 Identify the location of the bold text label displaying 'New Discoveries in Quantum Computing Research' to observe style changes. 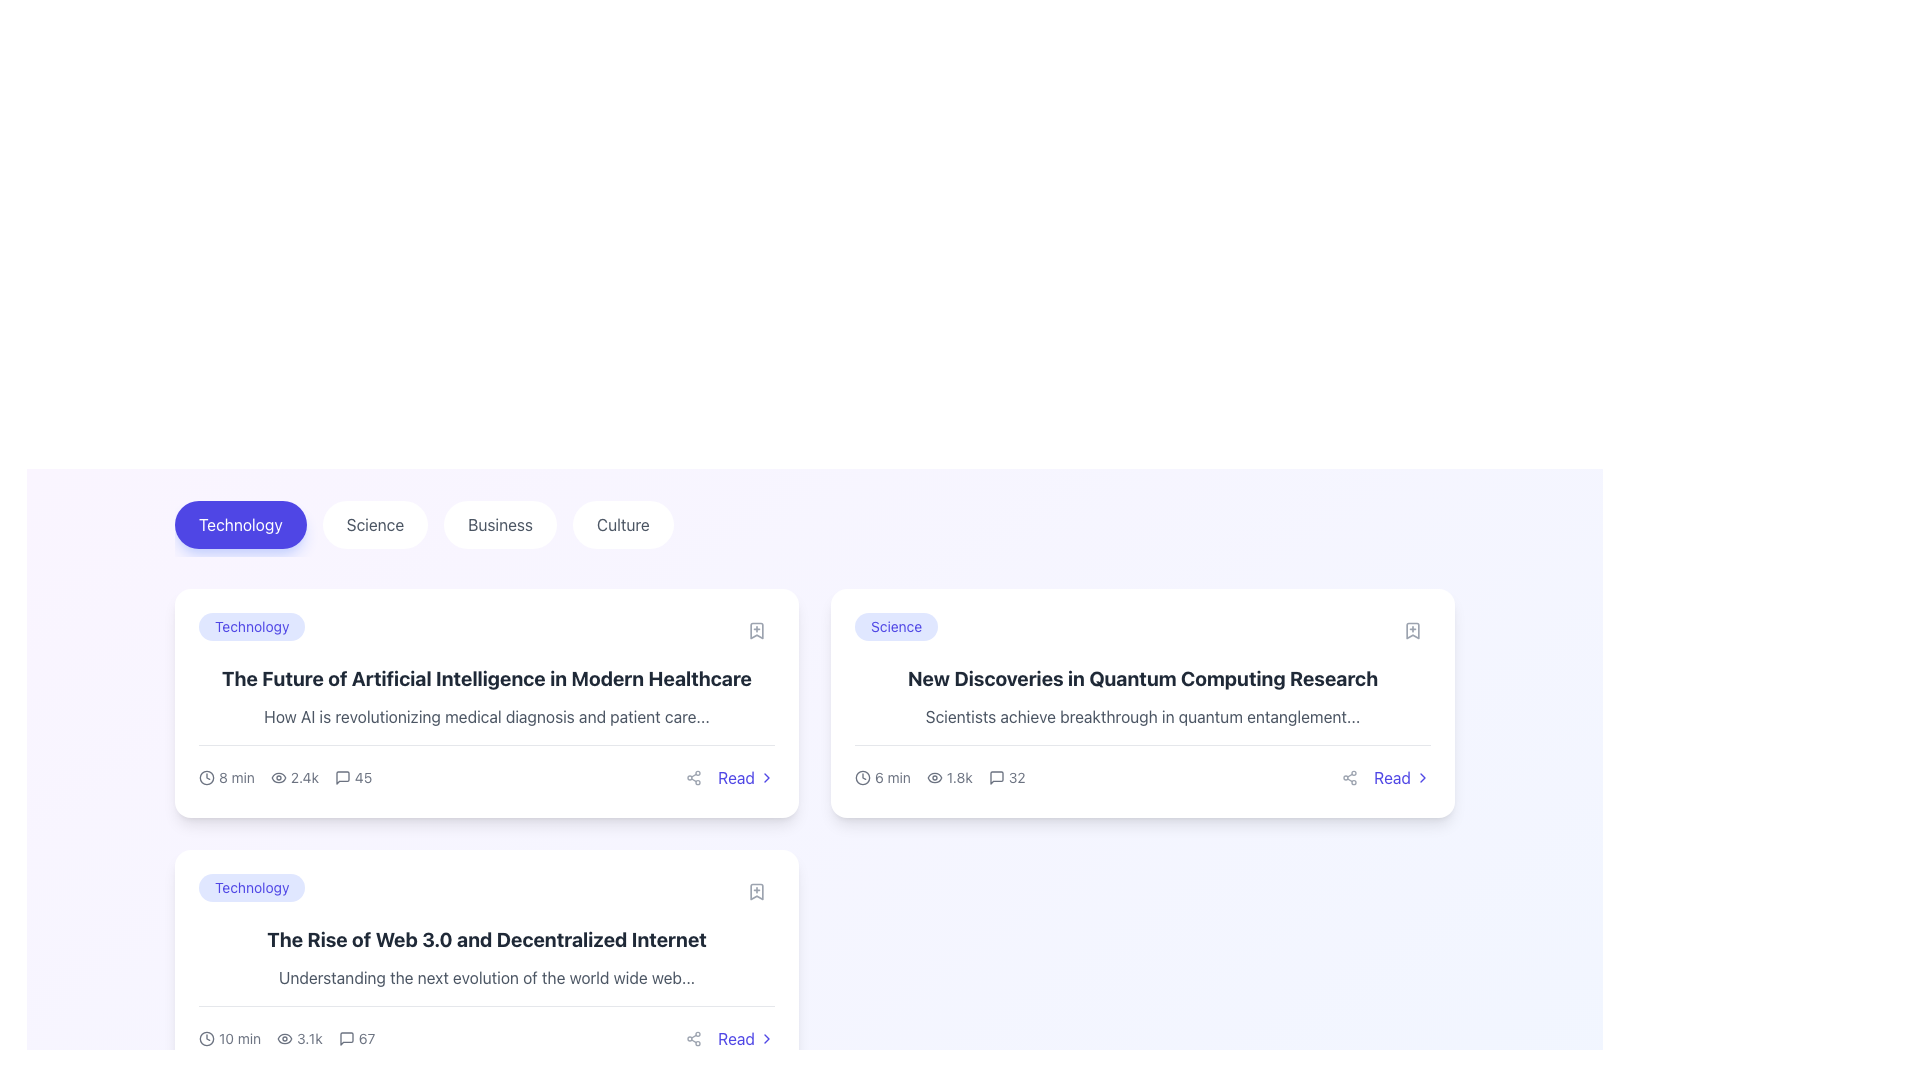
(1142, 677).